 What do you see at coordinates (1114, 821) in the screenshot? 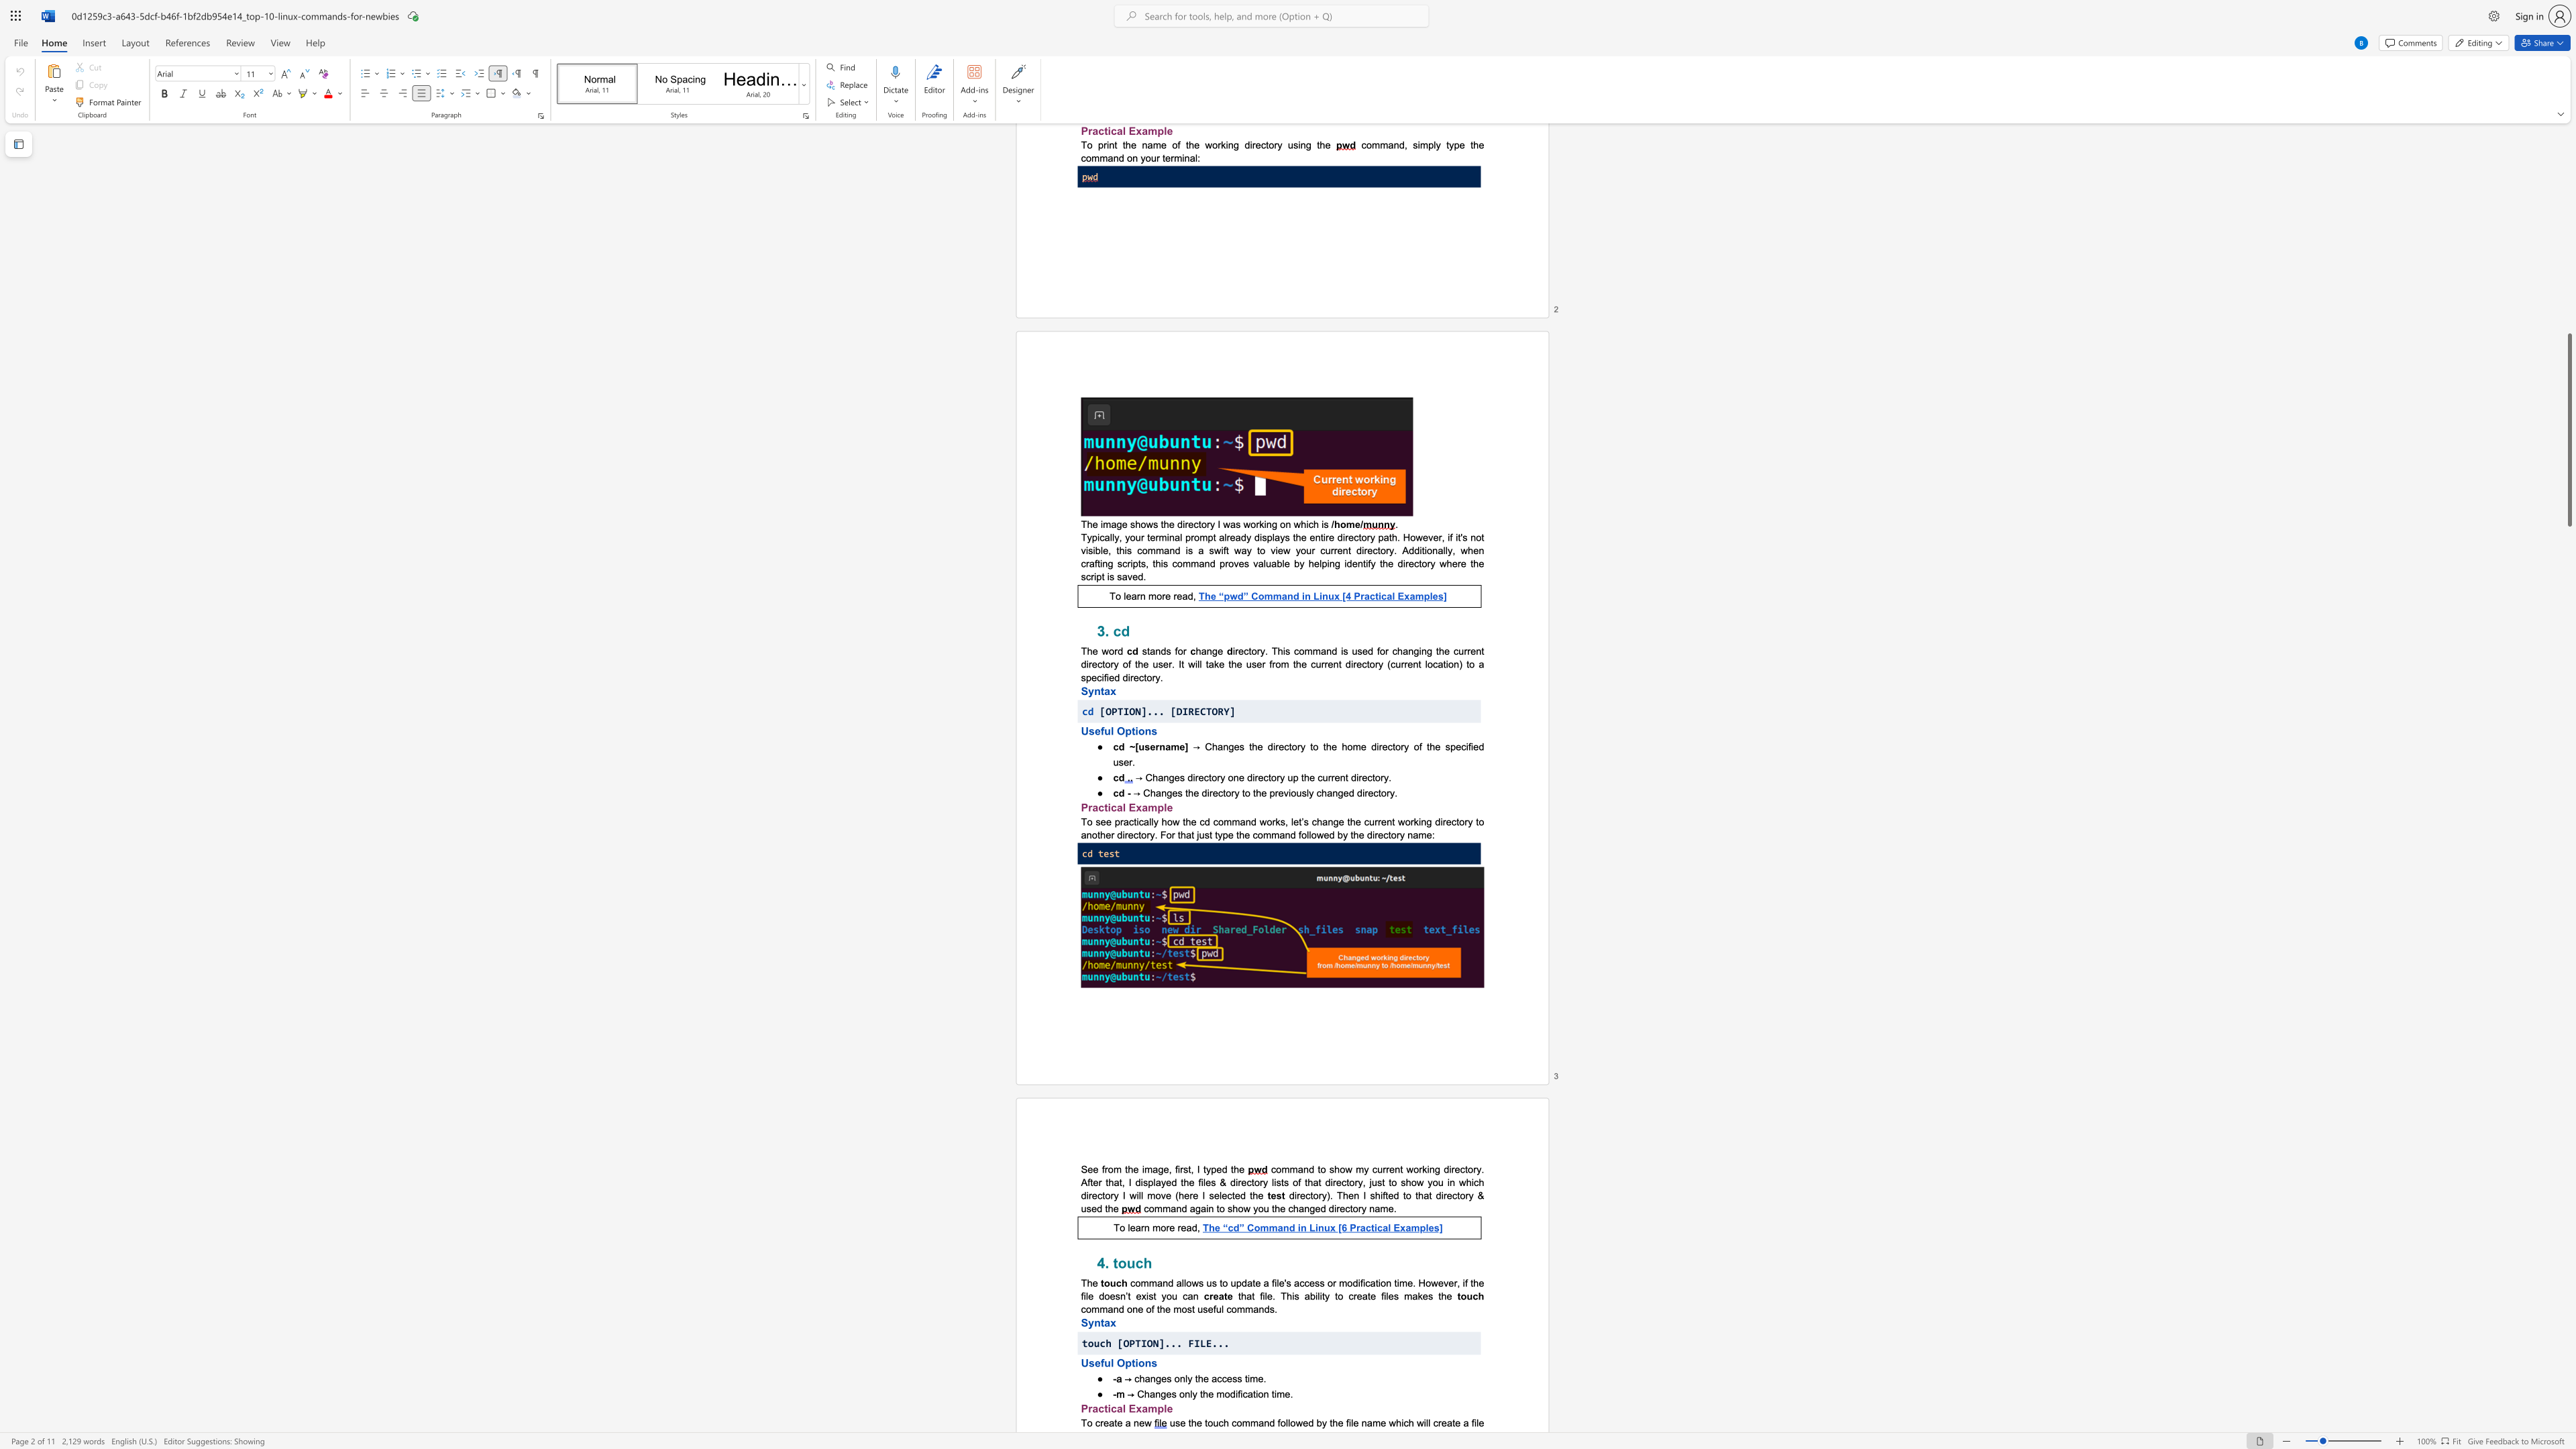
I see `the subset text "practically h" within the text "practically how"` at bounding box center [1114, 821].